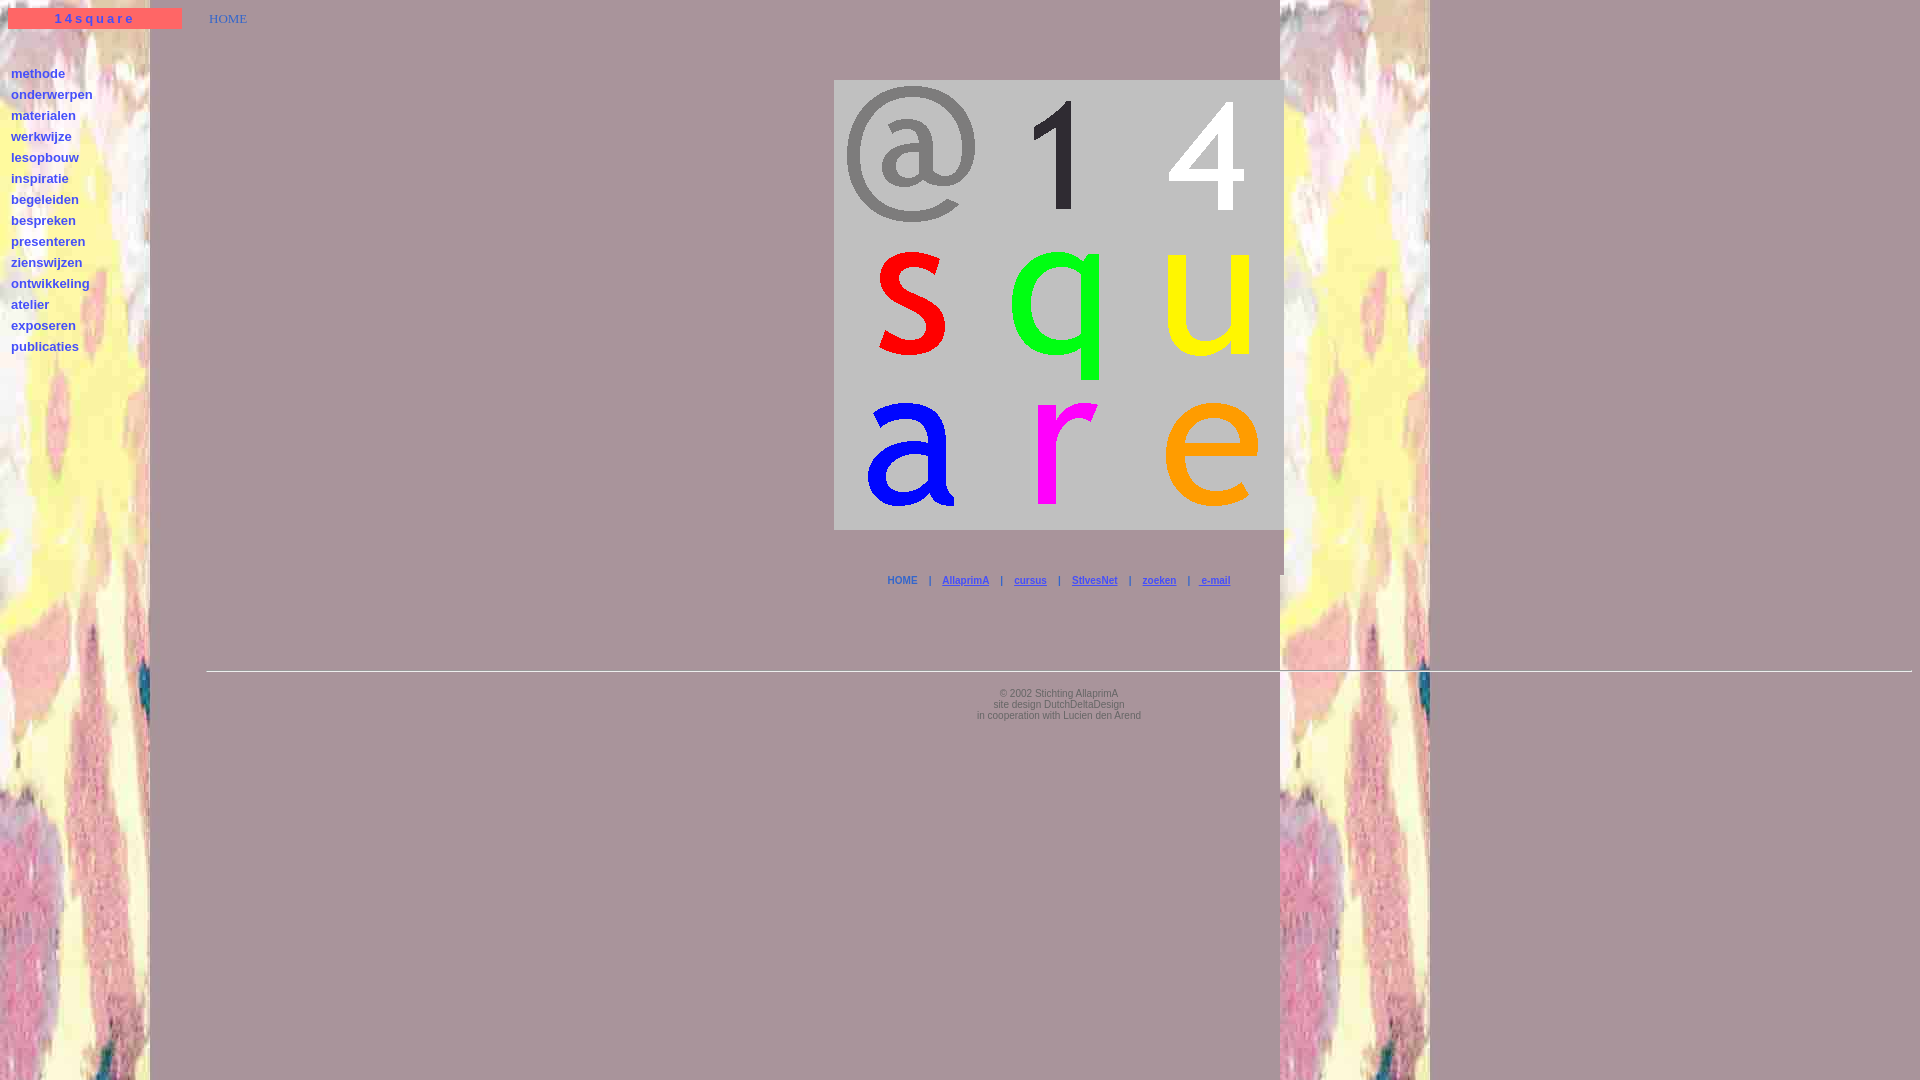  Describe the element at coordinates (47, 261) in the screenshot. I see `'zienswijzen'` at that location.